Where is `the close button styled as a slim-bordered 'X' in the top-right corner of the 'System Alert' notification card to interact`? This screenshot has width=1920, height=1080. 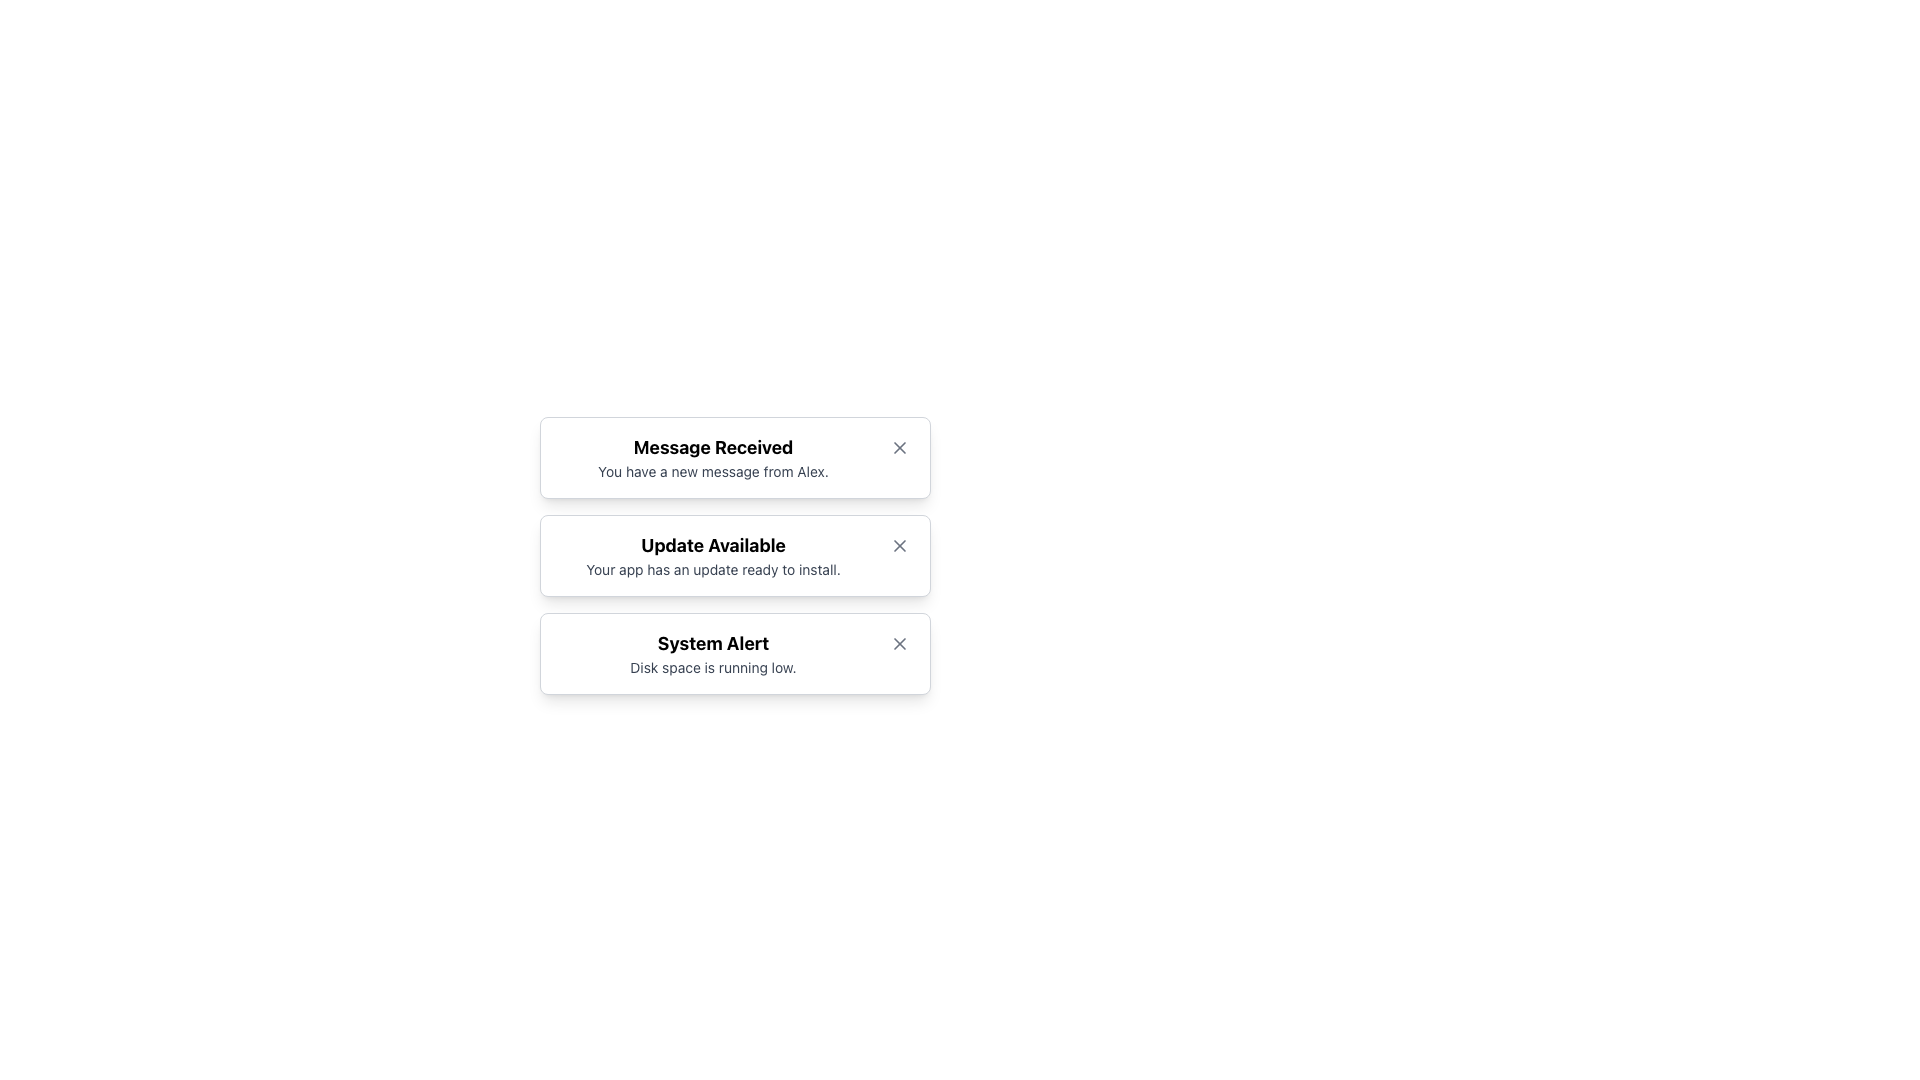
the close button styled as a slim-bordered 'X' in the top-right corner of the 'System Alert' notification card to interact is located at coordinates (899, 644).